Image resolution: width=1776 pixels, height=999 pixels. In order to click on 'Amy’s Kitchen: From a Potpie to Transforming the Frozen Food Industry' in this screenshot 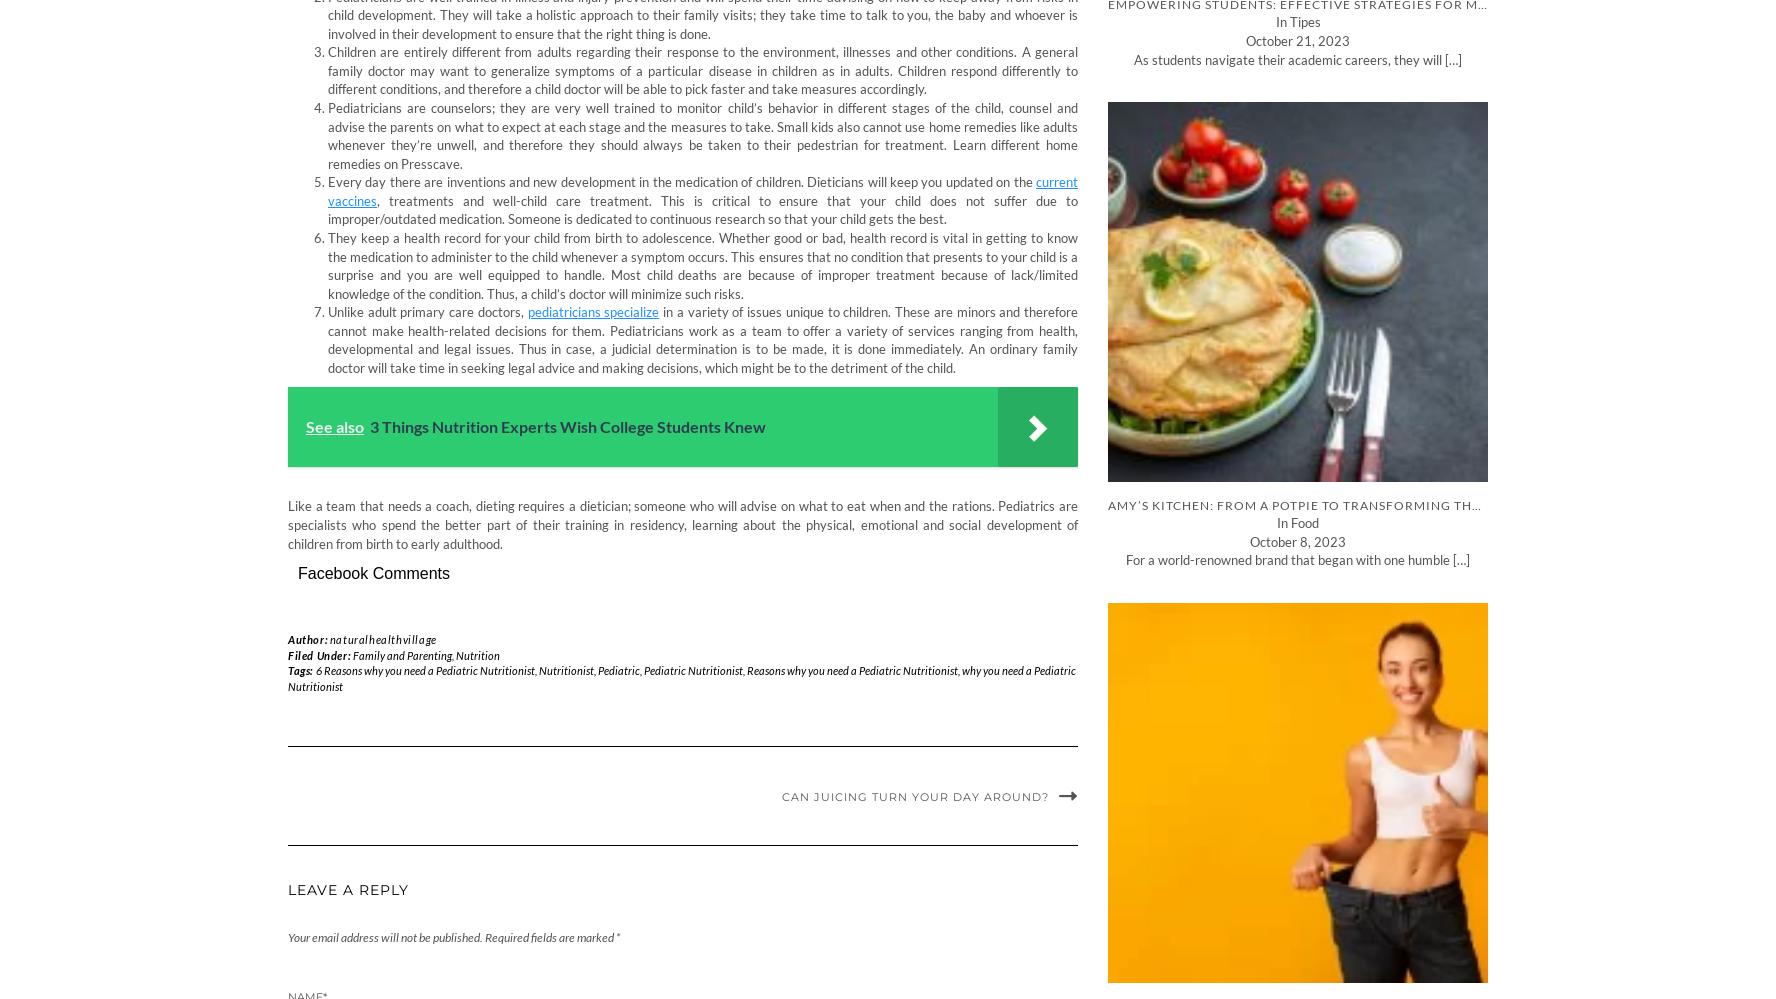, I will do `click(1378, 504)`.